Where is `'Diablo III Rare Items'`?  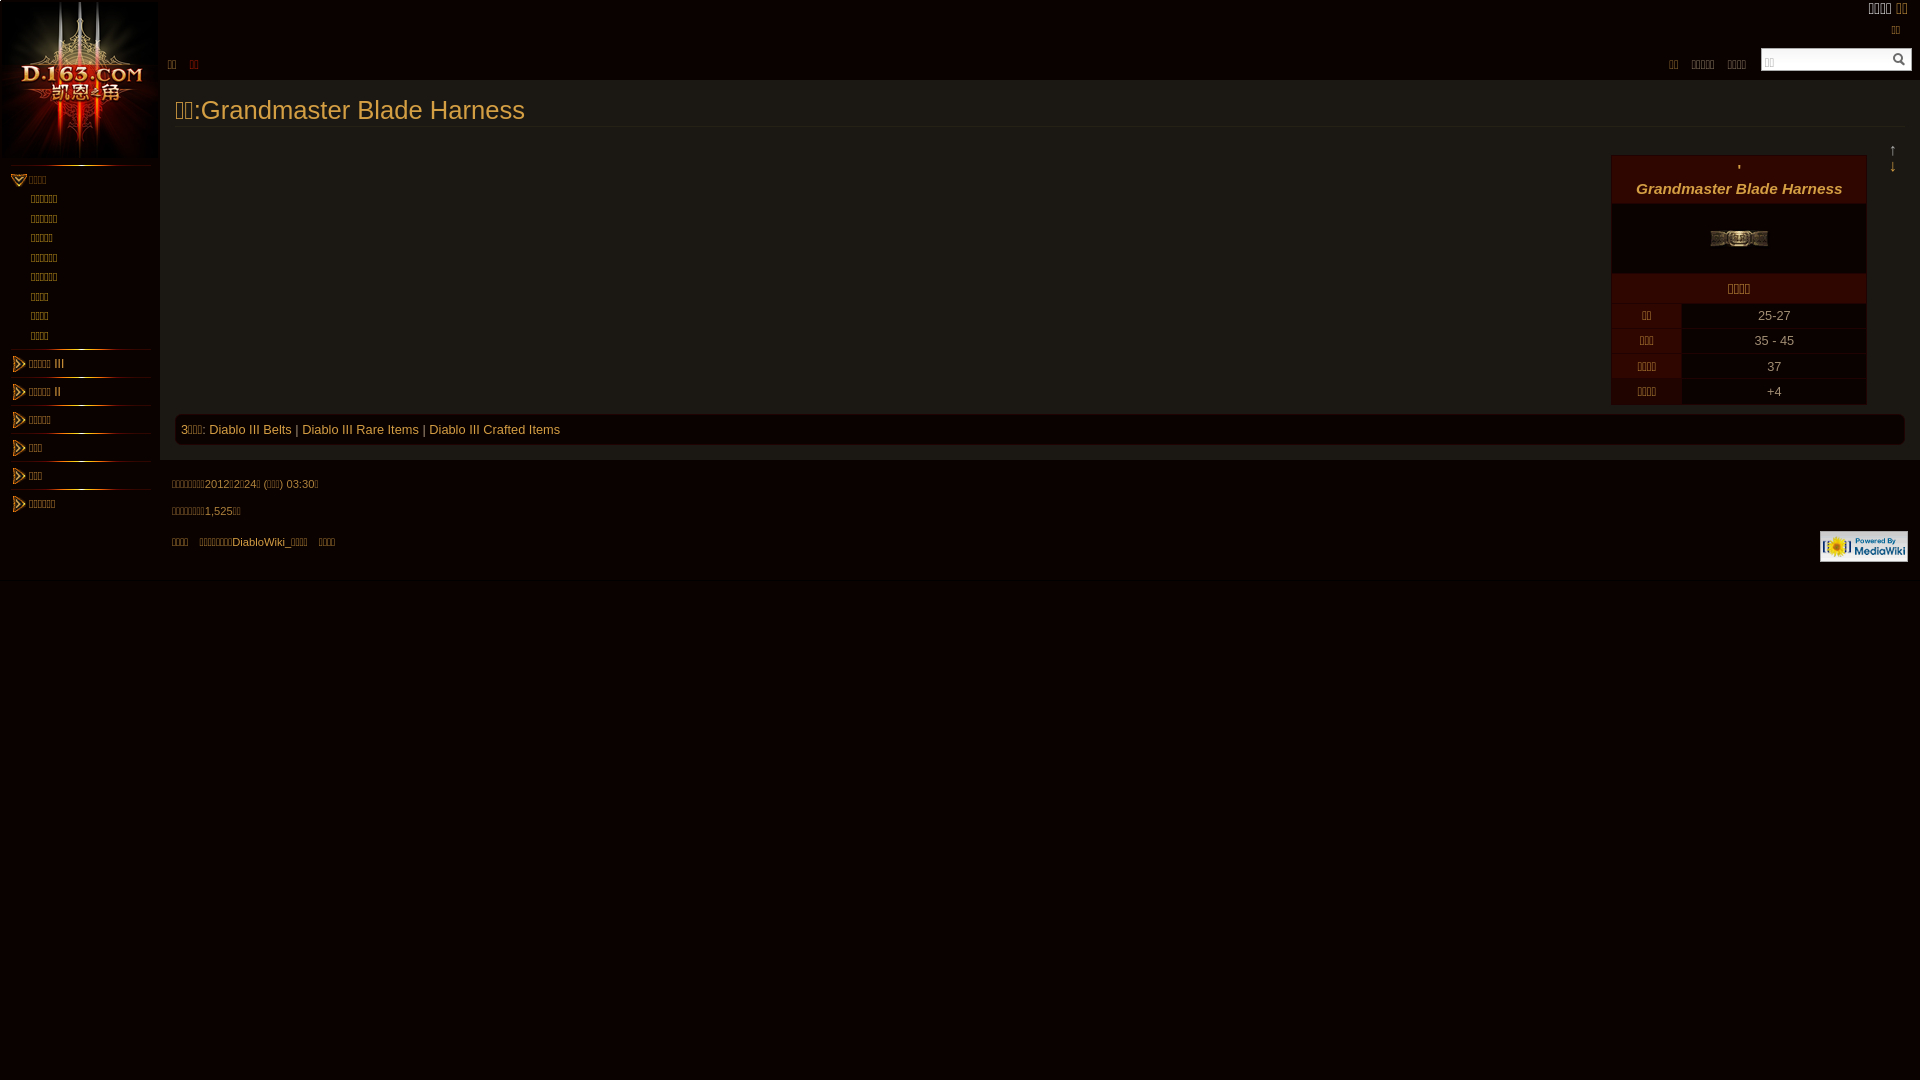
'Diablo III Rare Items' is located at coordinates (360, 428).